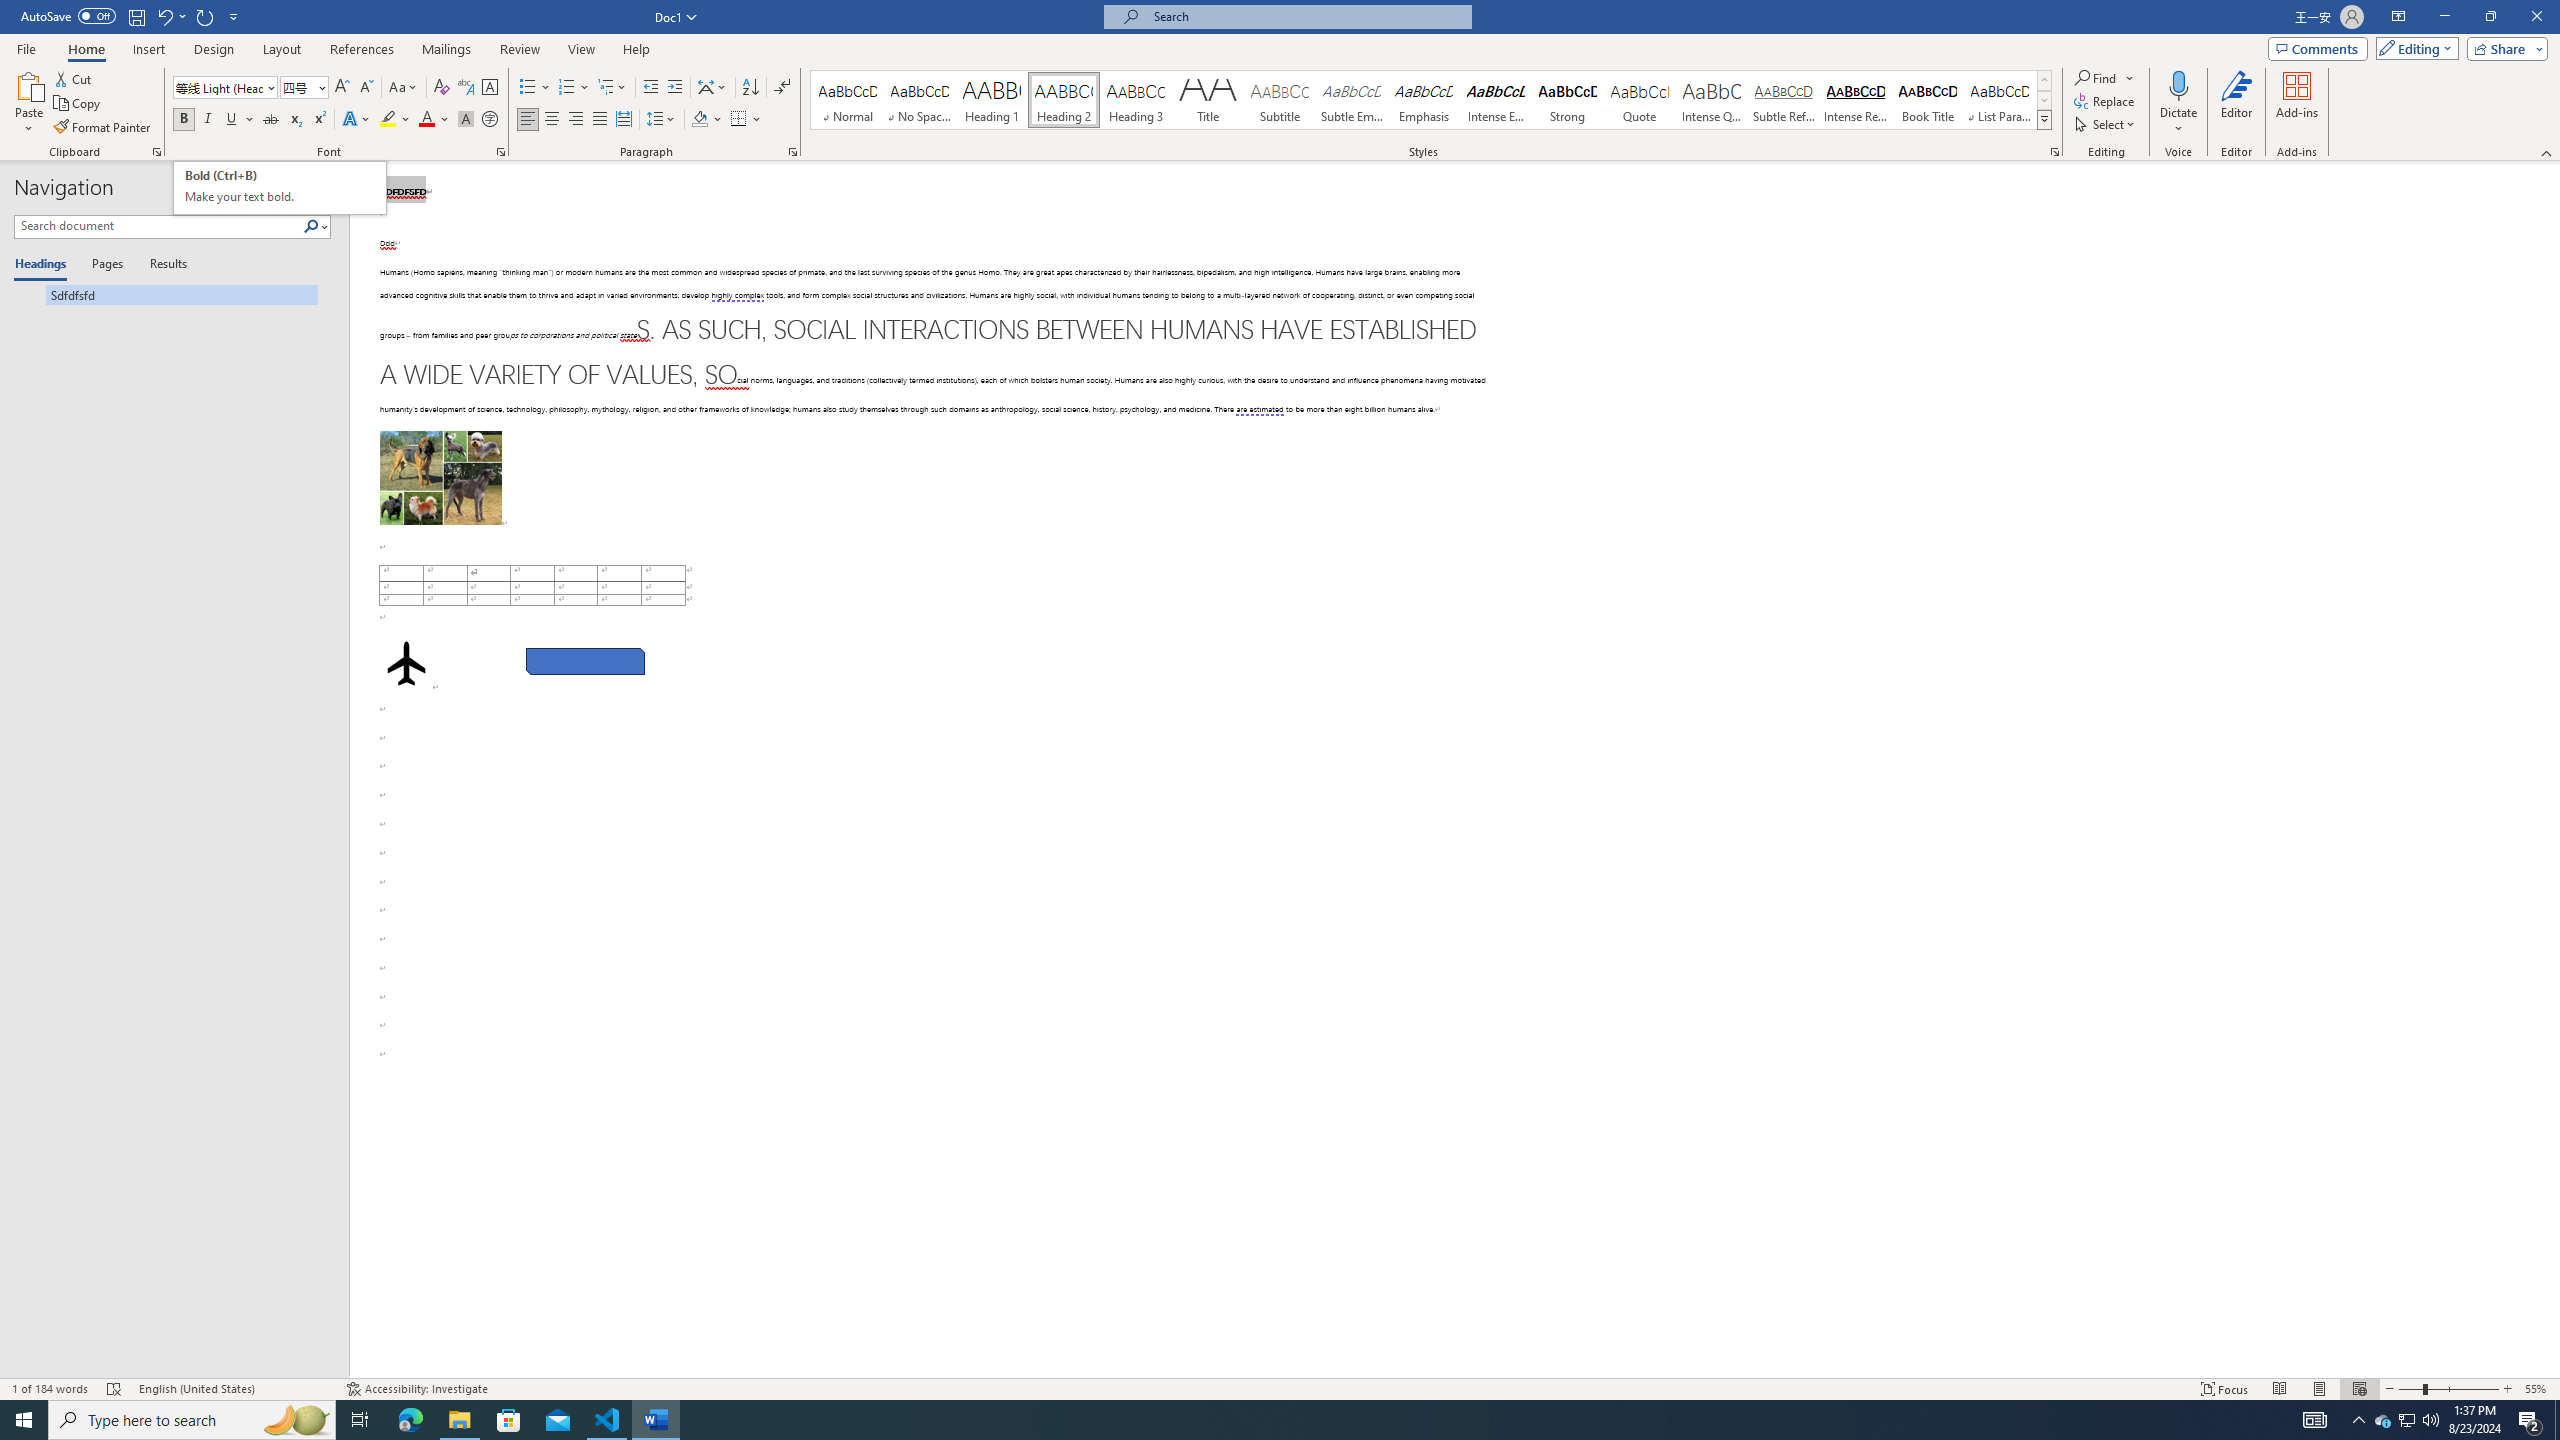  Describe the element at coordinates (2237, 103) in the screenshot. I see `'Editor'` at that location.